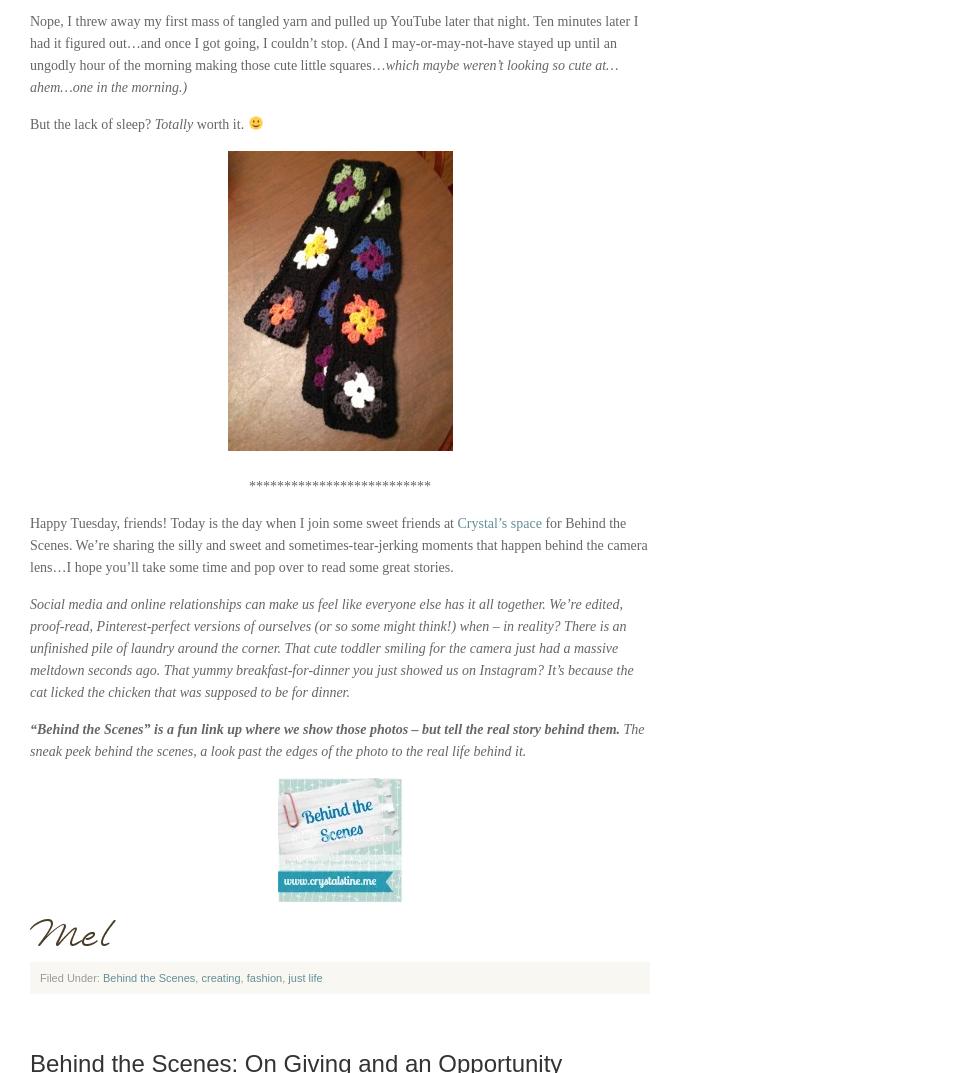 The width and height of the screenshot is (965, 1073). Describe the element at coordinates (242, 522) in the screenshot. I see `'Happy Tuesday, friends! Today is the day when I join some sweet friends at'` at that location.